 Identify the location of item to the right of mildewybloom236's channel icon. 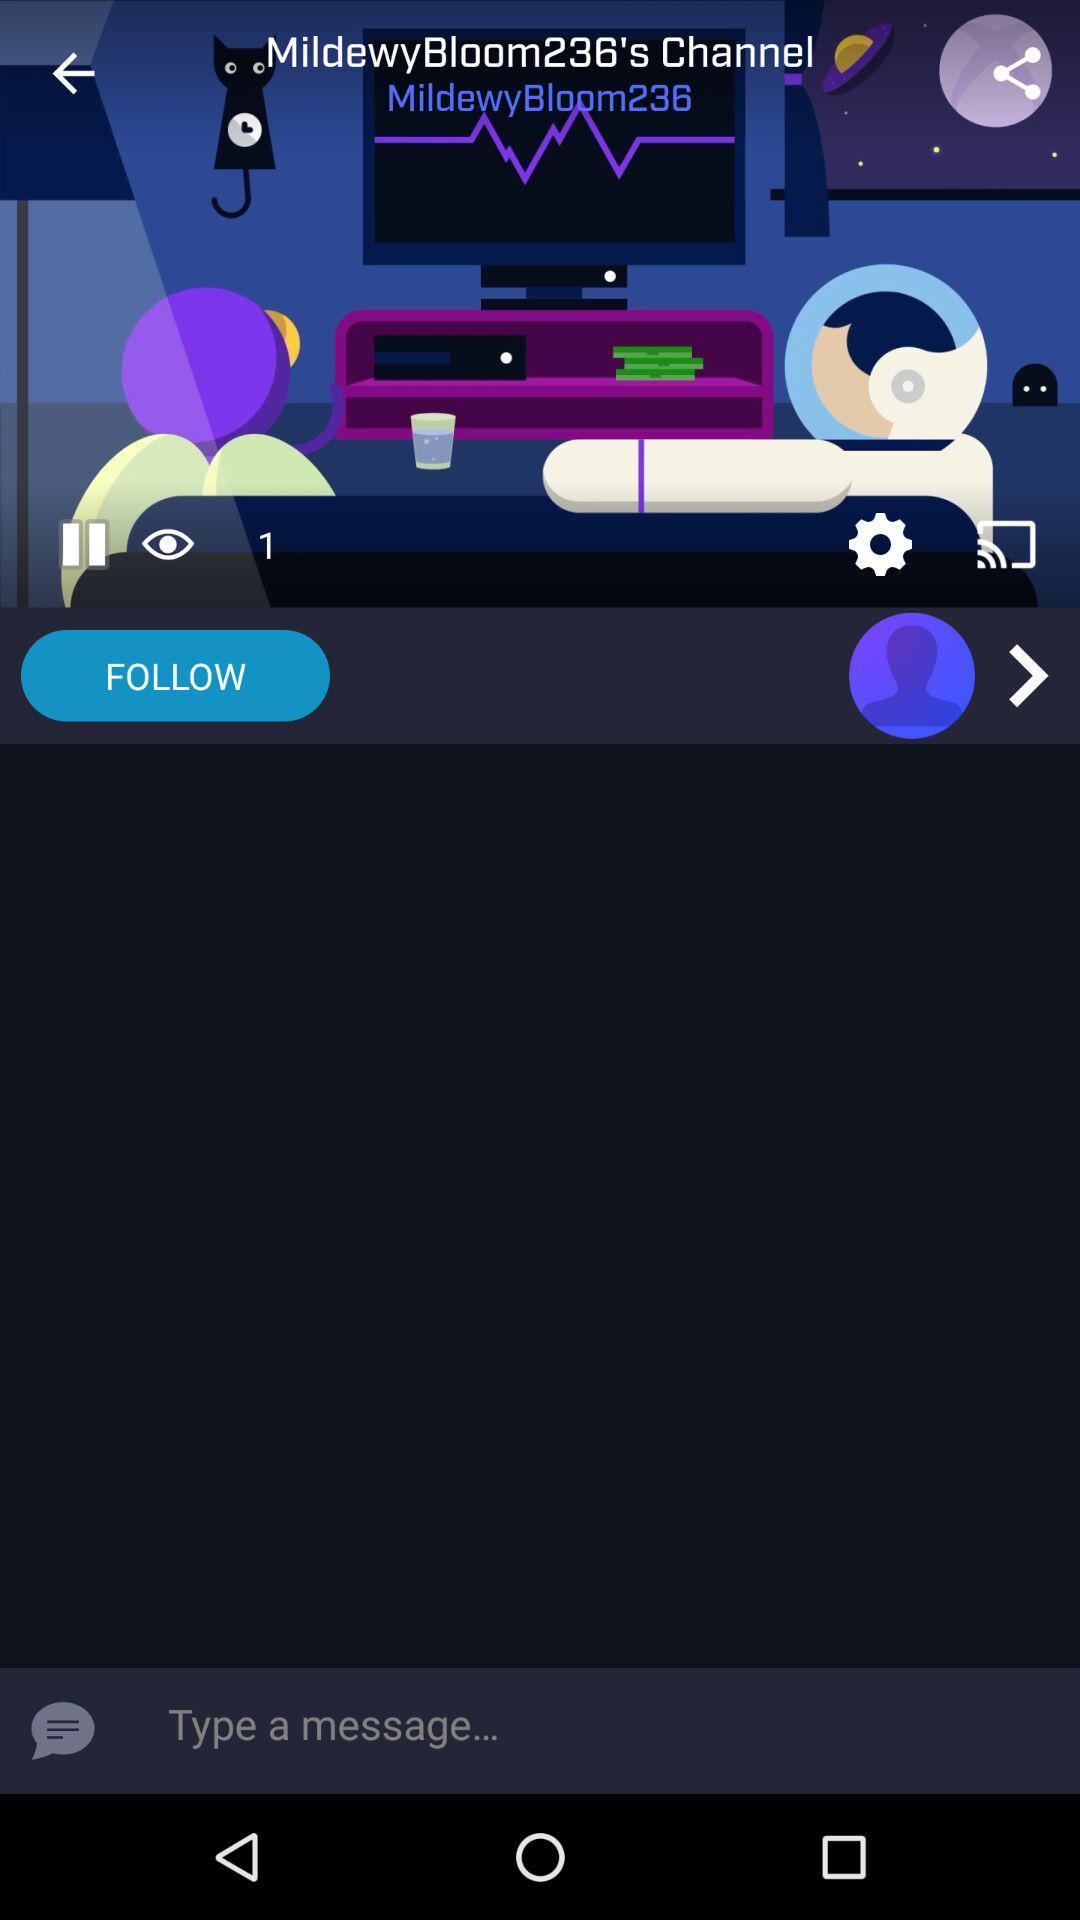
(1017, 73).